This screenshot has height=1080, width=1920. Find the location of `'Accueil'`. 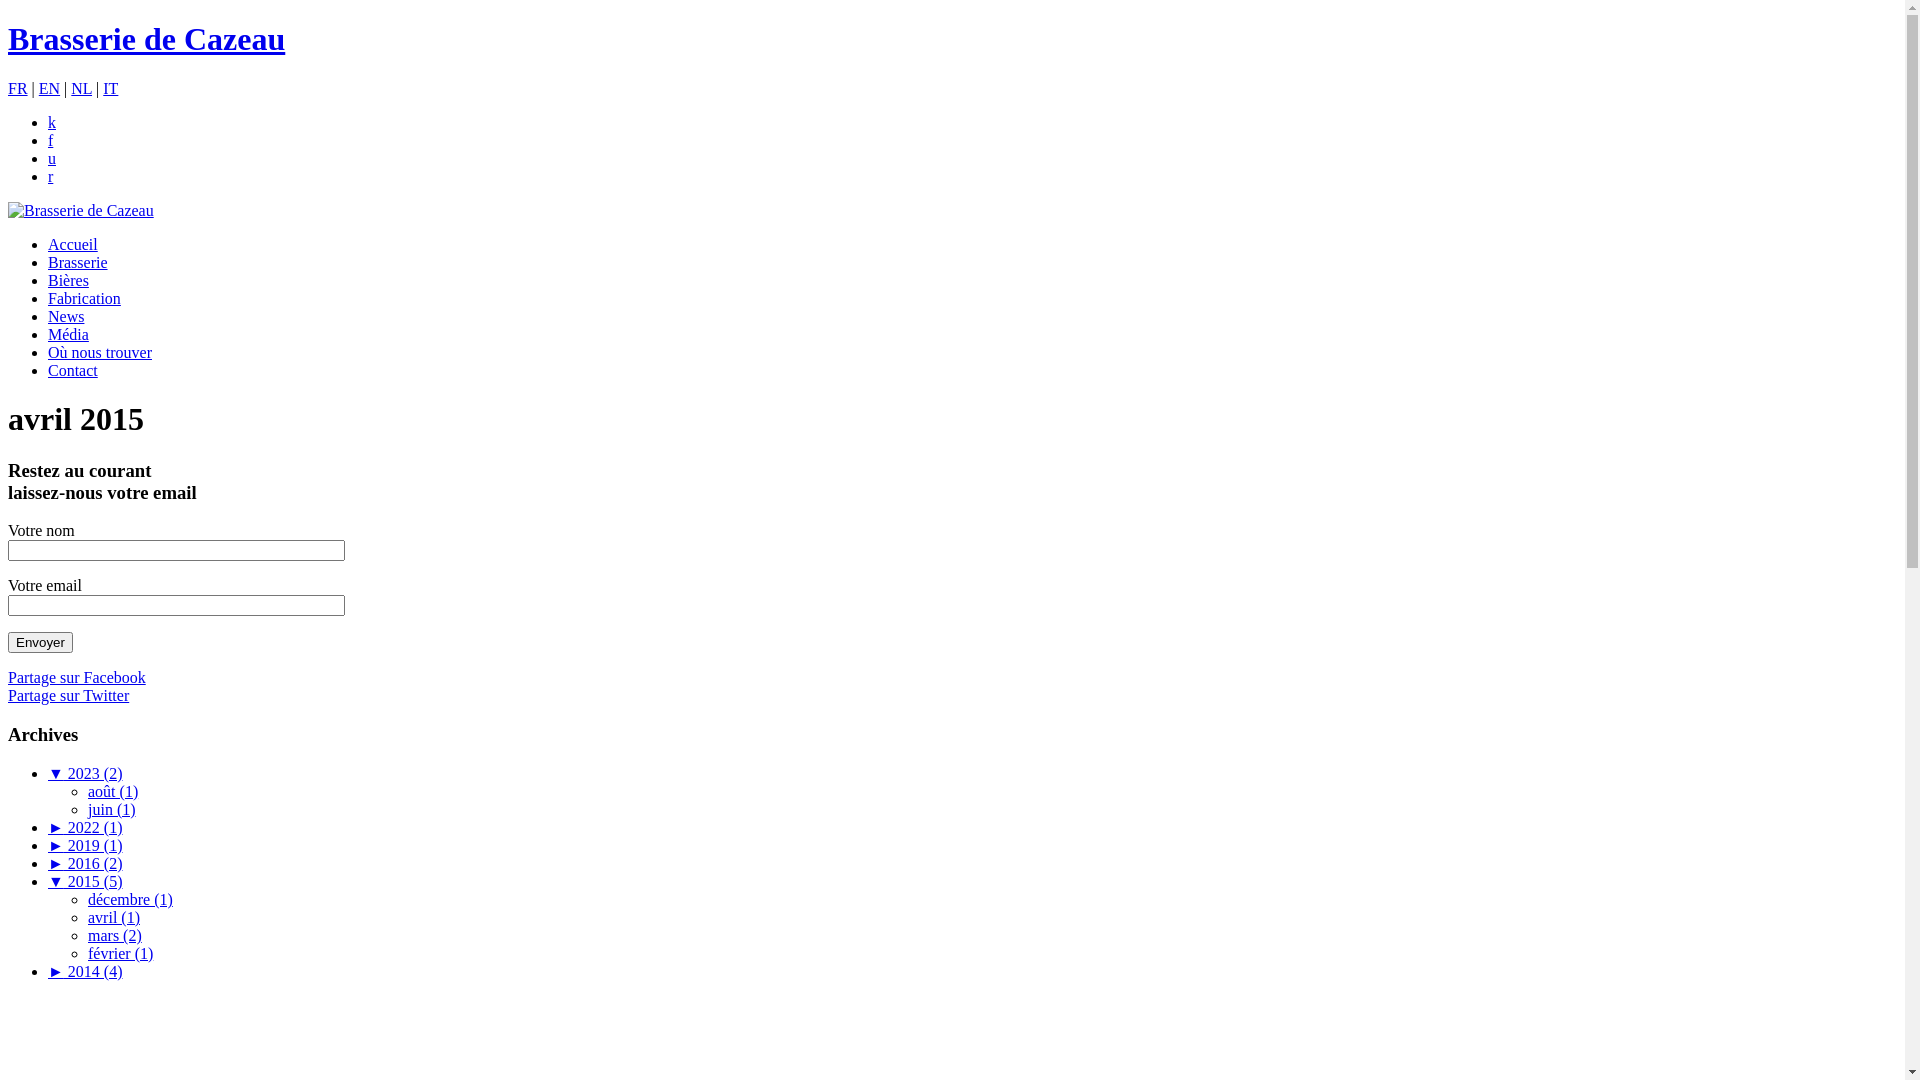

'Accueil' is located at coordinates (72, 243).